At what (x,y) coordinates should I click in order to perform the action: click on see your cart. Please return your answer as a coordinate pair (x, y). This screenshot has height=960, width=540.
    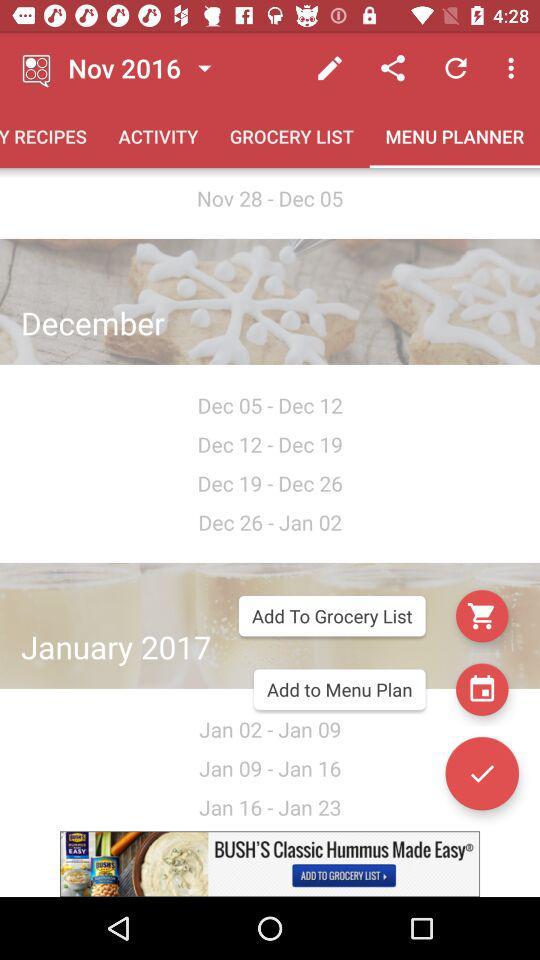
    Looking at the image, I should click on (481, 615).